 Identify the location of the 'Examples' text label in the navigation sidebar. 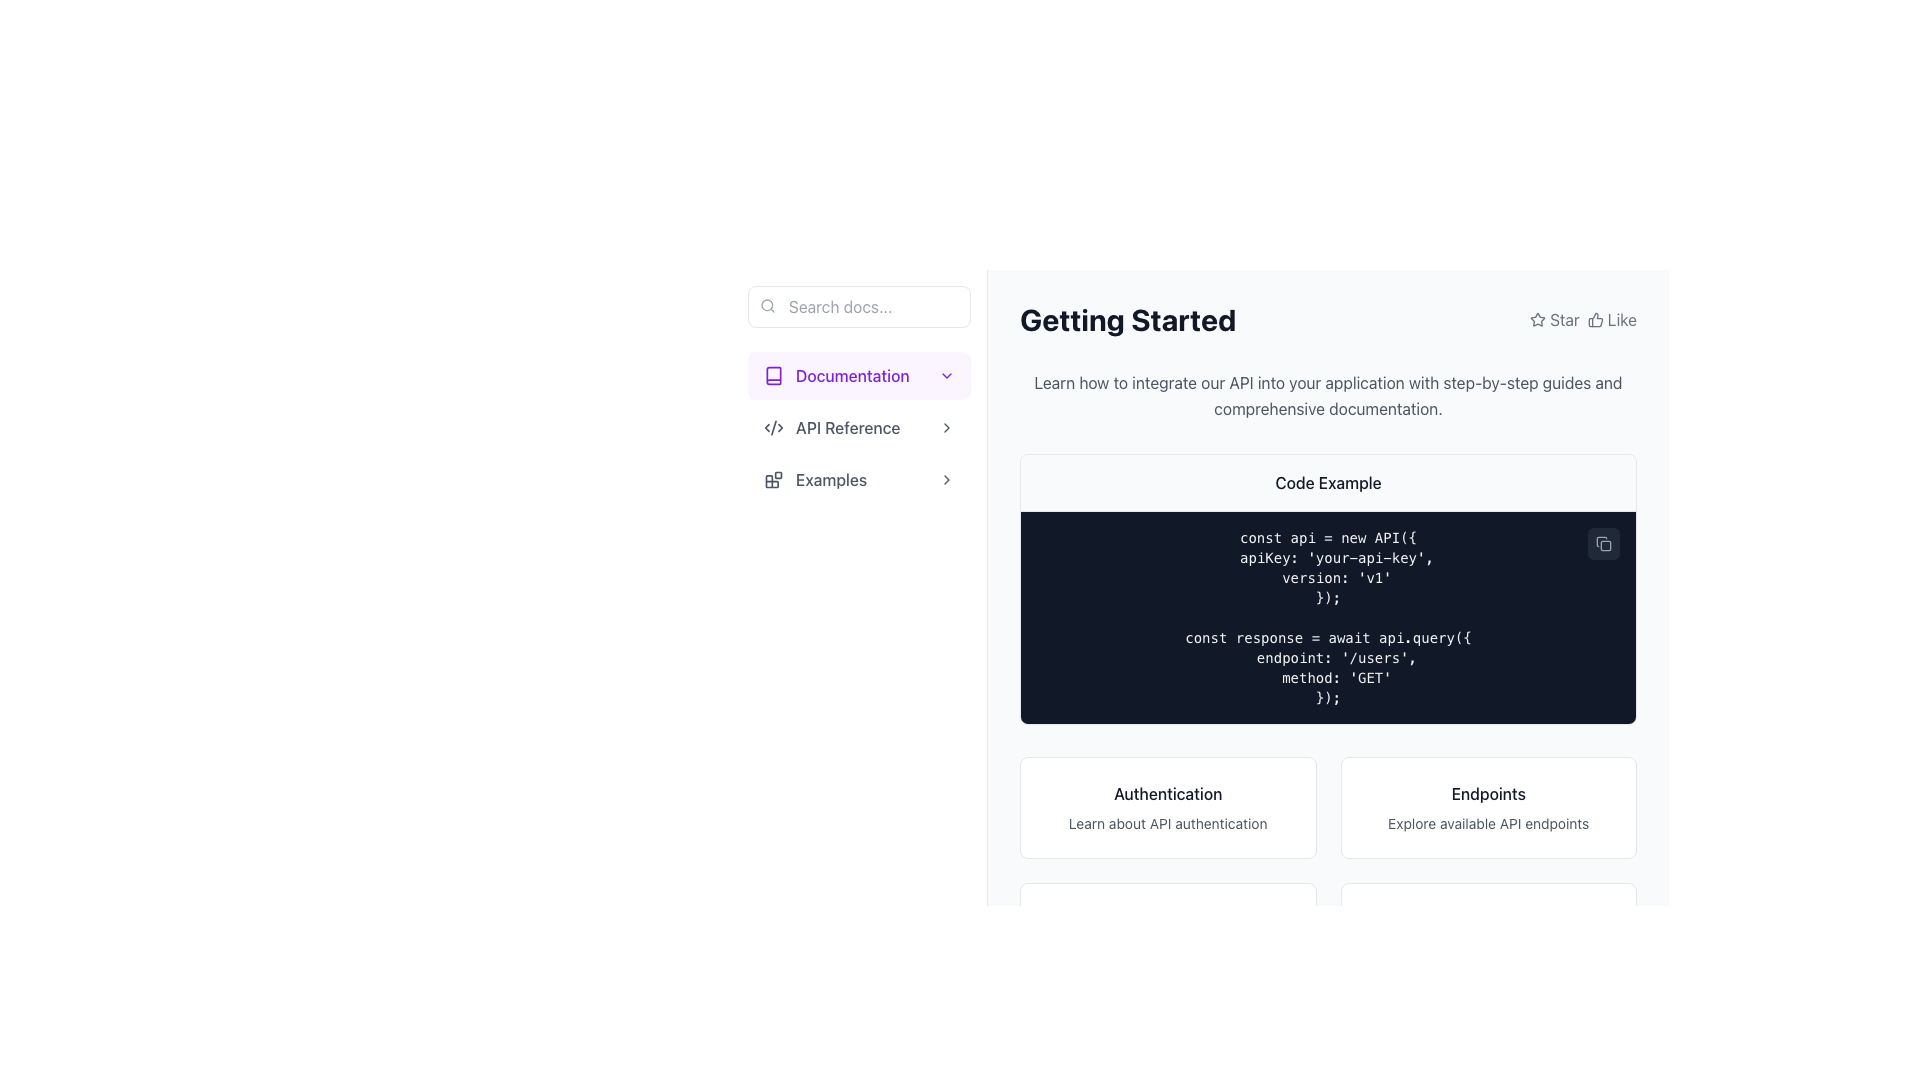
(831, 479).